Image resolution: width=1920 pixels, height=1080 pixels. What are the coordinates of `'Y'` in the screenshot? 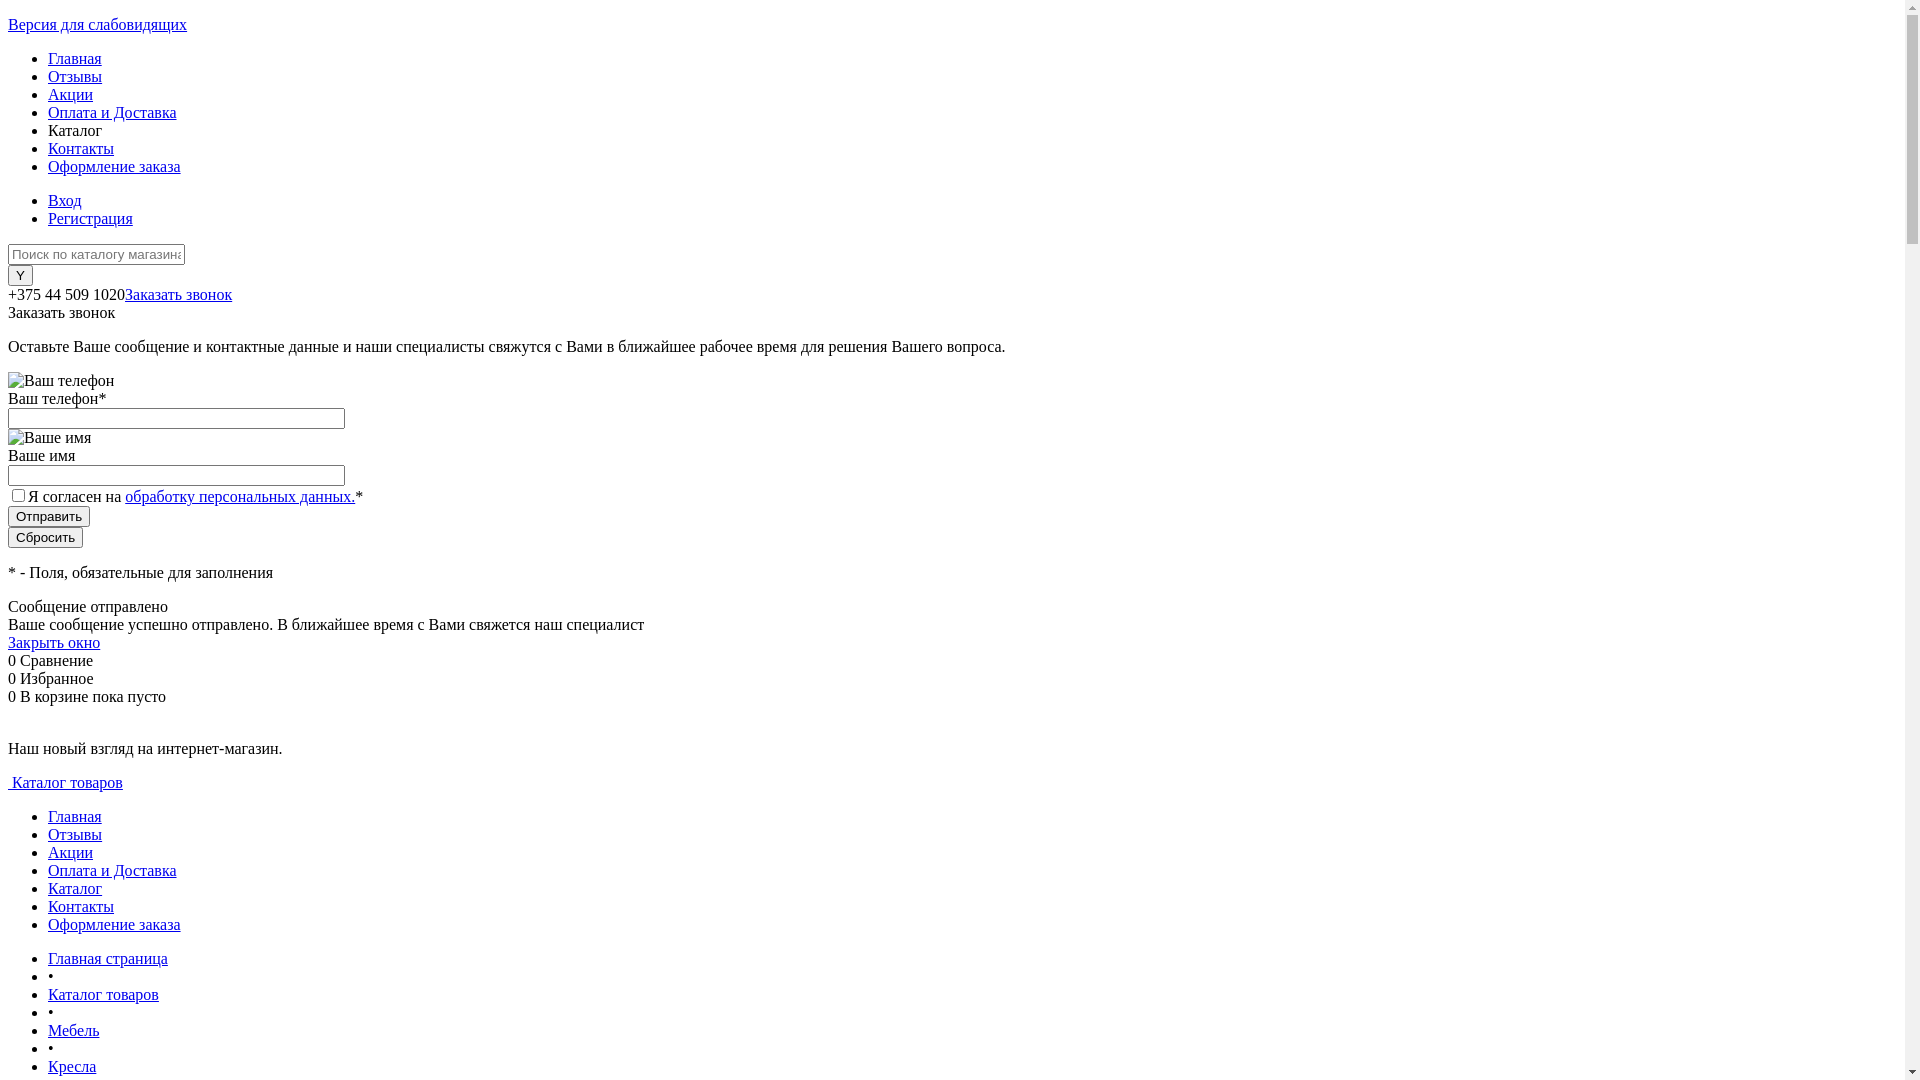 It's located at (20, 275).